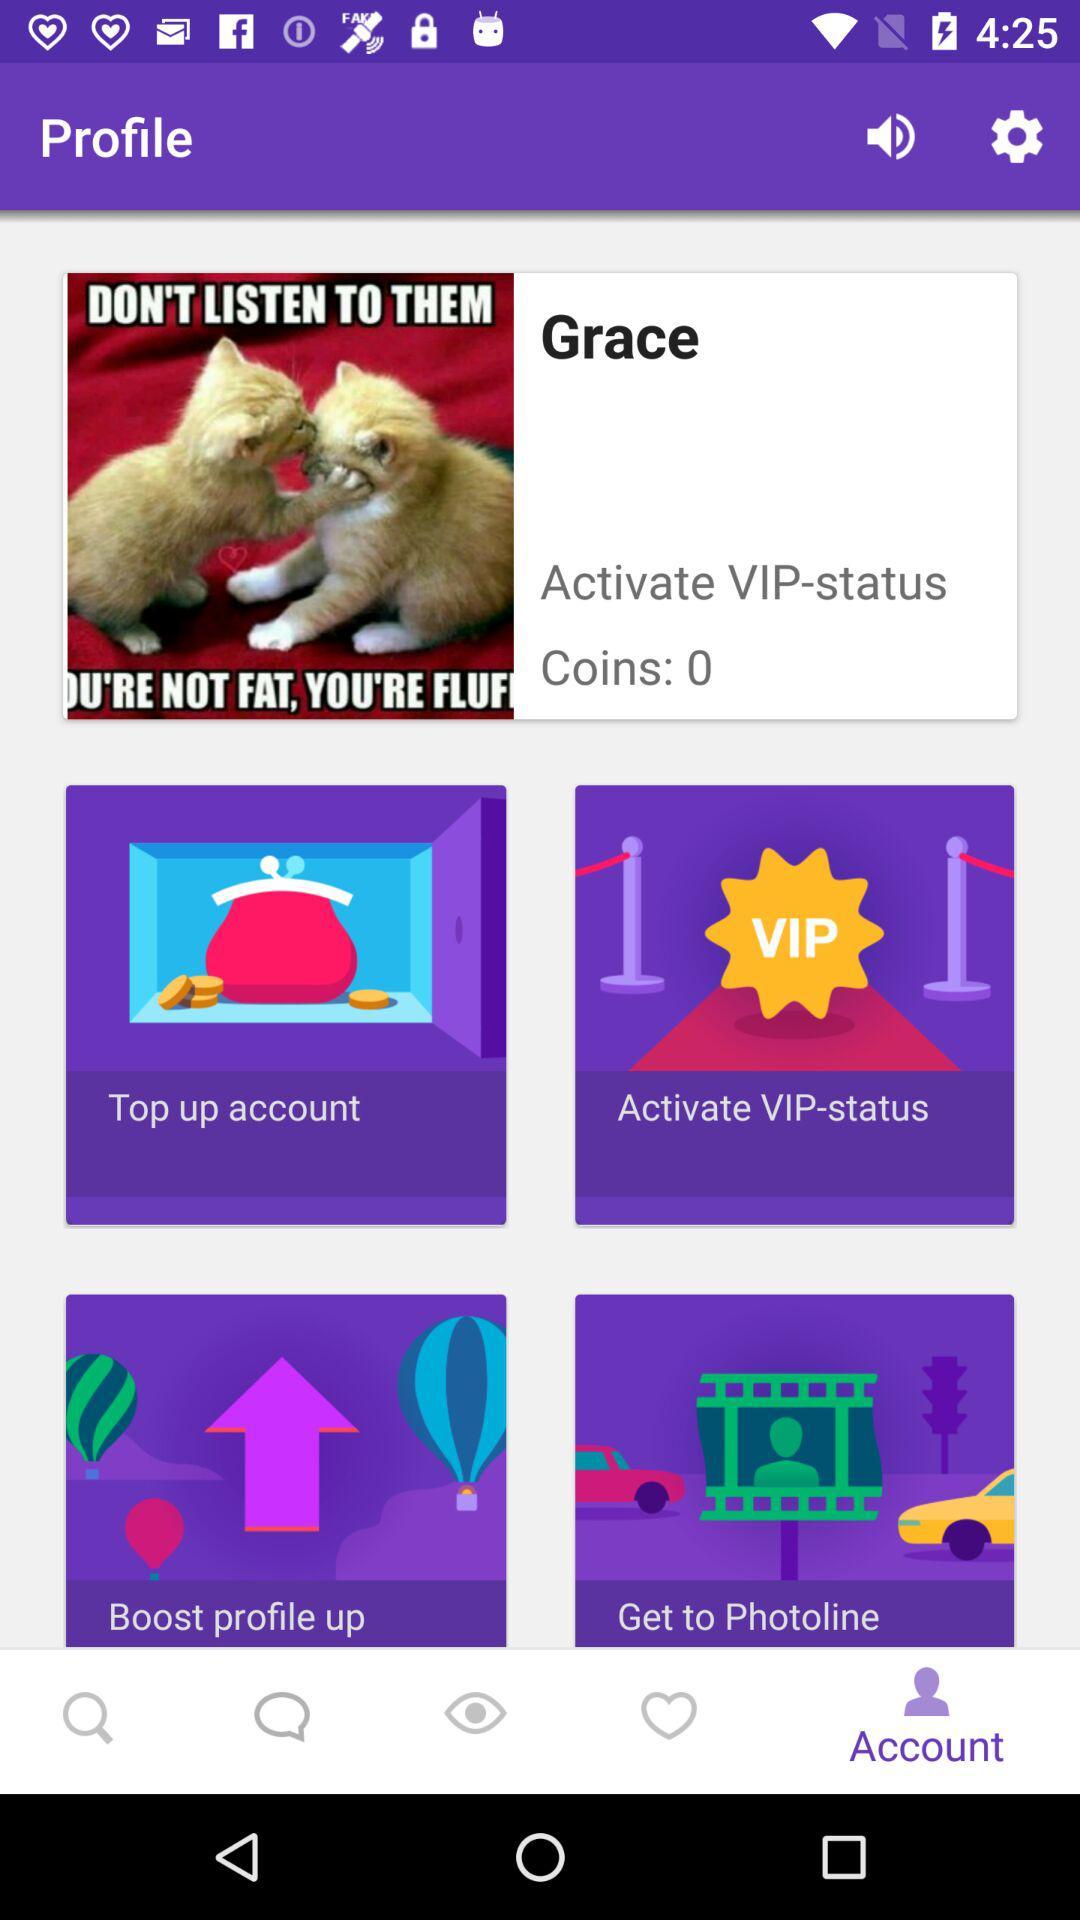 This screenshot has width=1080, height=1920. What do you see at coordinates (890, 135) in the screenshot?
I see `the item to the right of the profile` at bounding box center [890, 135].